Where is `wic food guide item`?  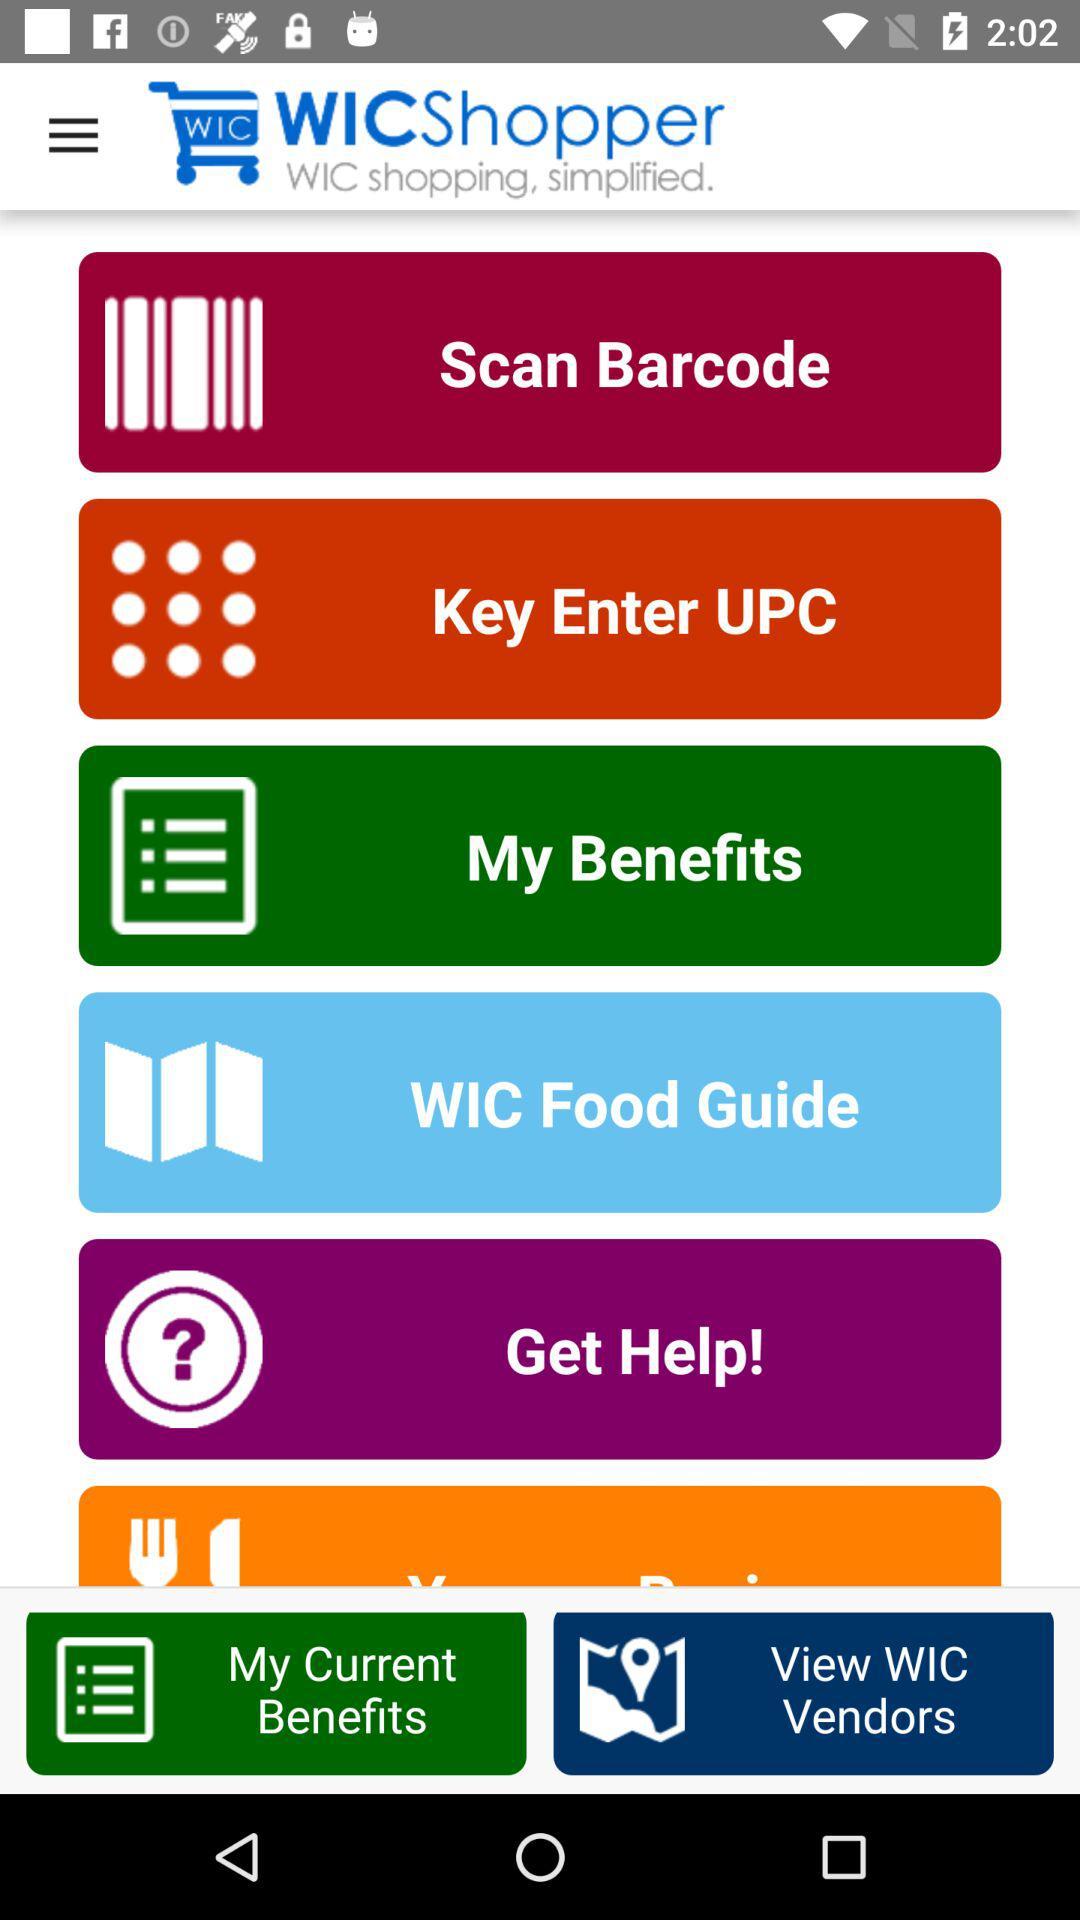 wic food guide item is located at coordinates (620, 1101).